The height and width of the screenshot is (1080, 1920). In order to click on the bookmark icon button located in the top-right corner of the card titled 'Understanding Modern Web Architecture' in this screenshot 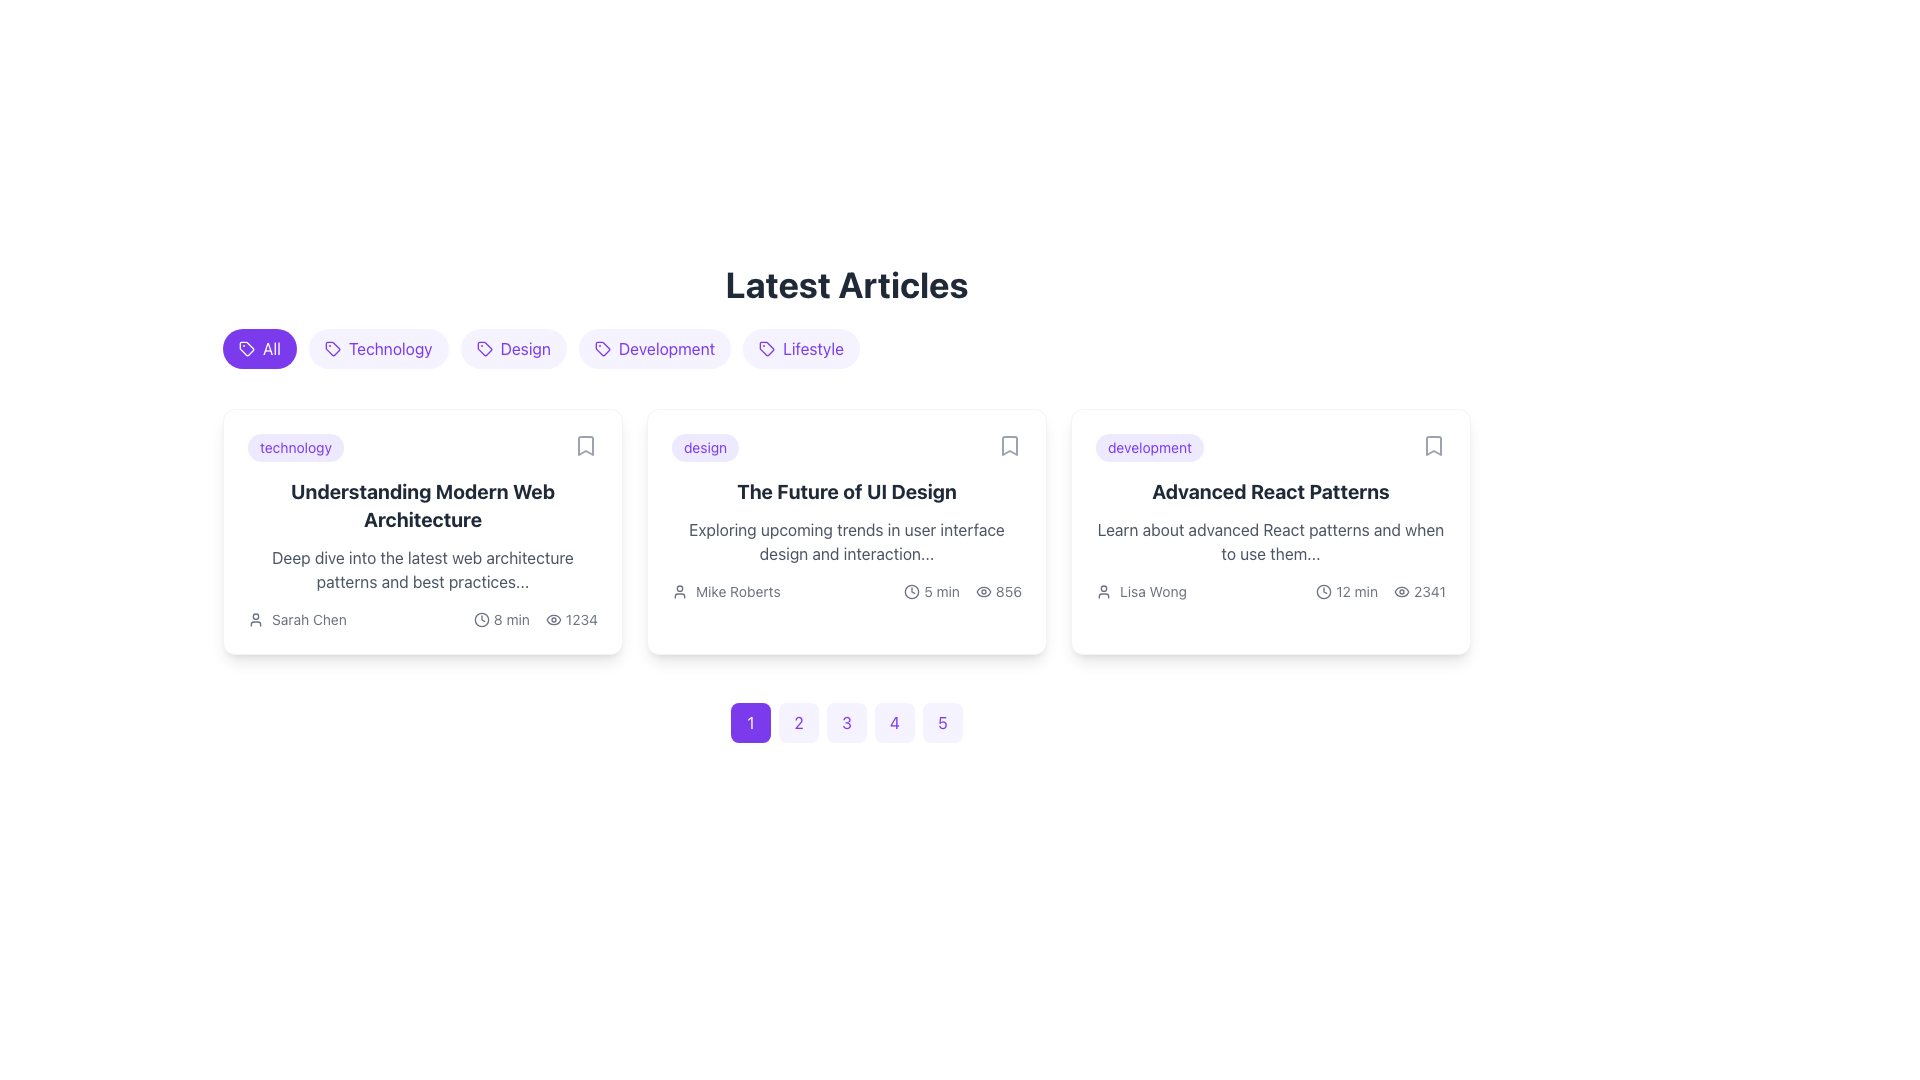, I will do `click(584, 445)`.